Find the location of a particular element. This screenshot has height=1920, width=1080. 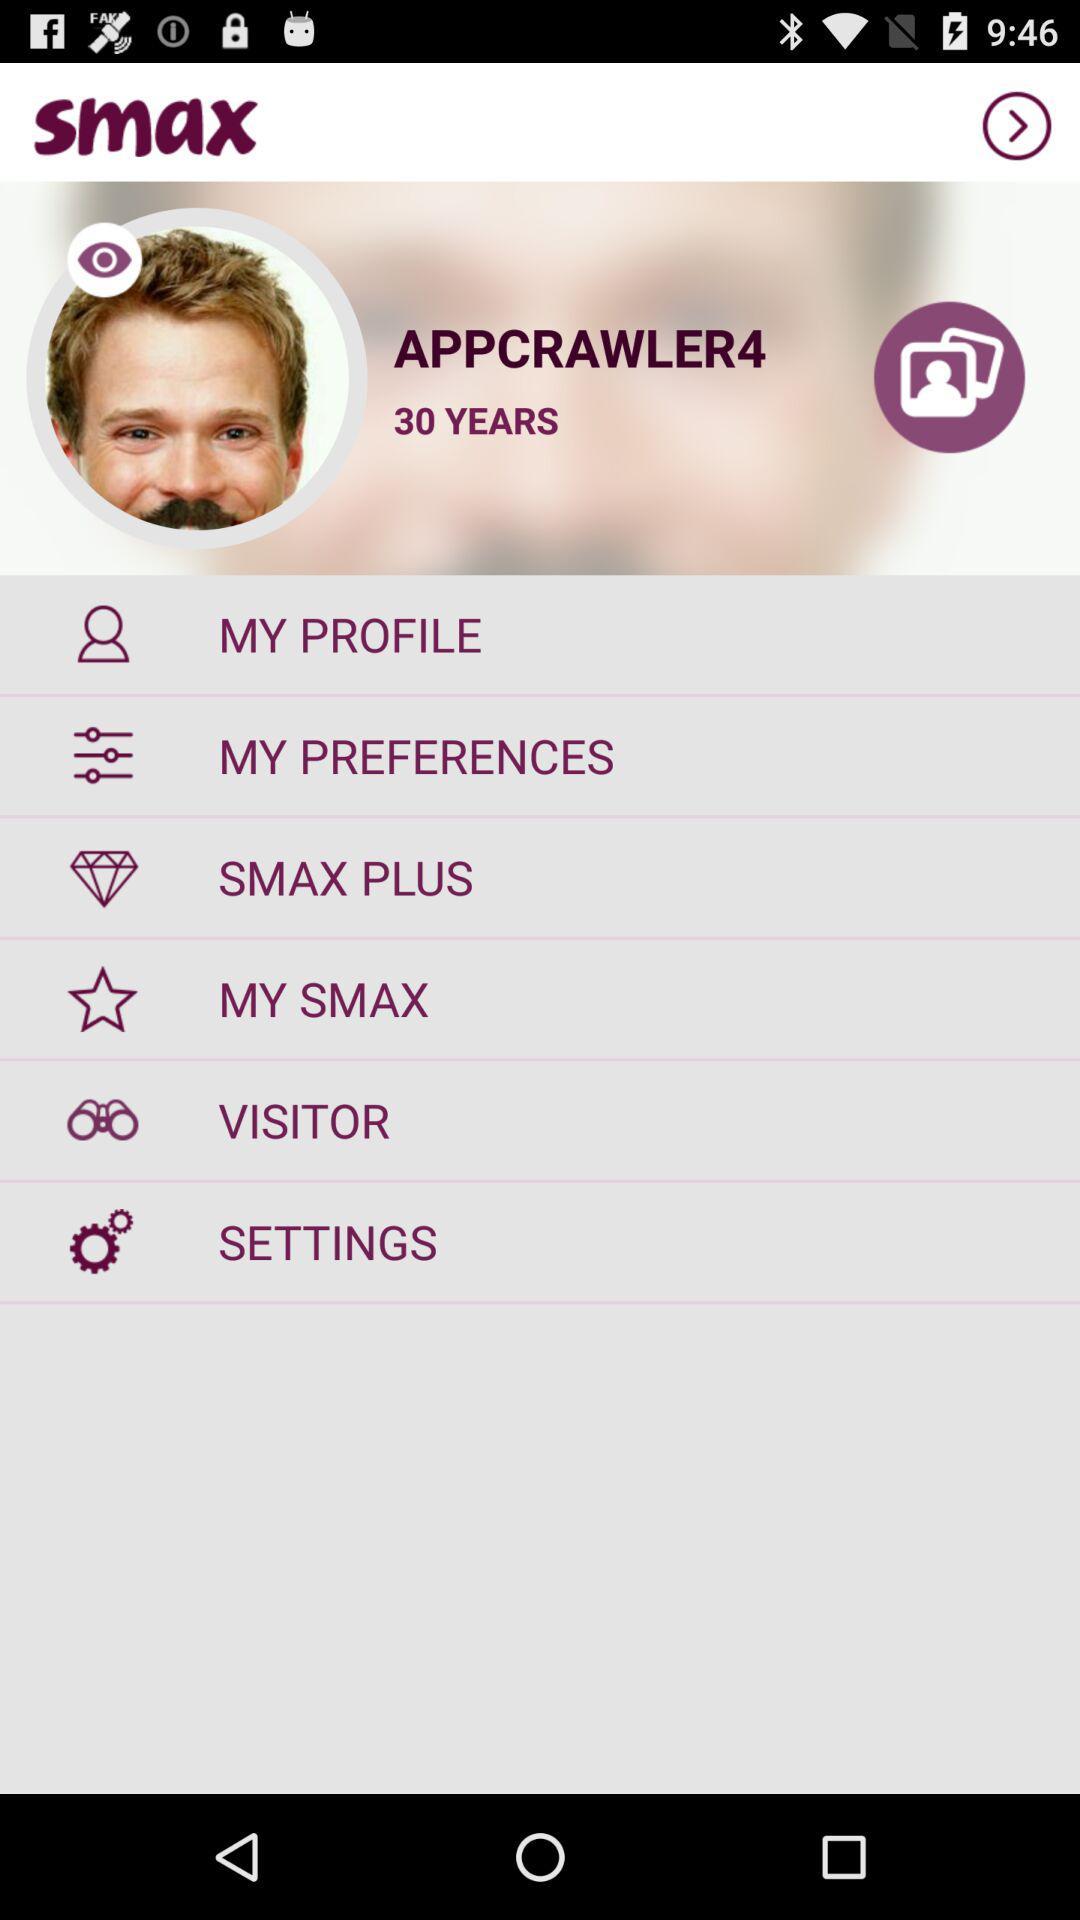

the appcrawler4 item is located at coordinates (605, 346).